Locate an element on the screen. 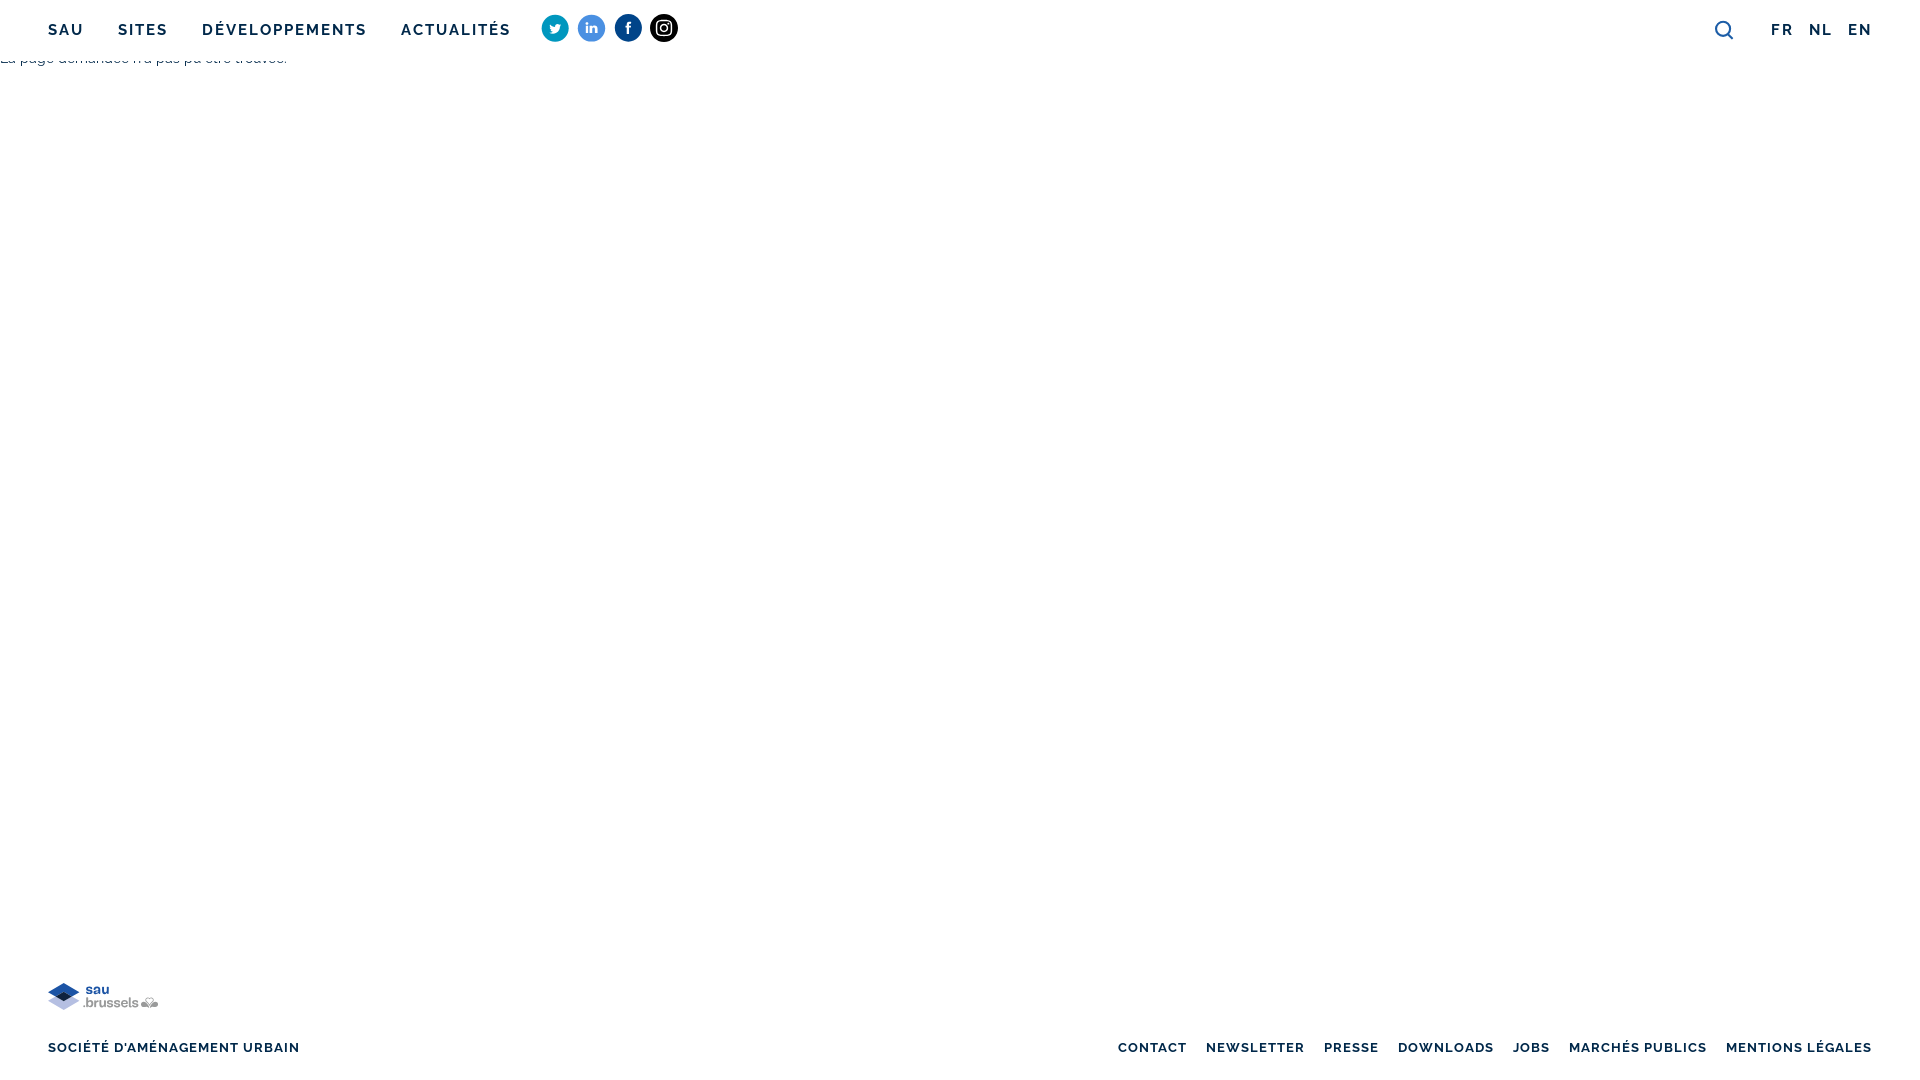  'EN' is located at coordinates (1859, 30).